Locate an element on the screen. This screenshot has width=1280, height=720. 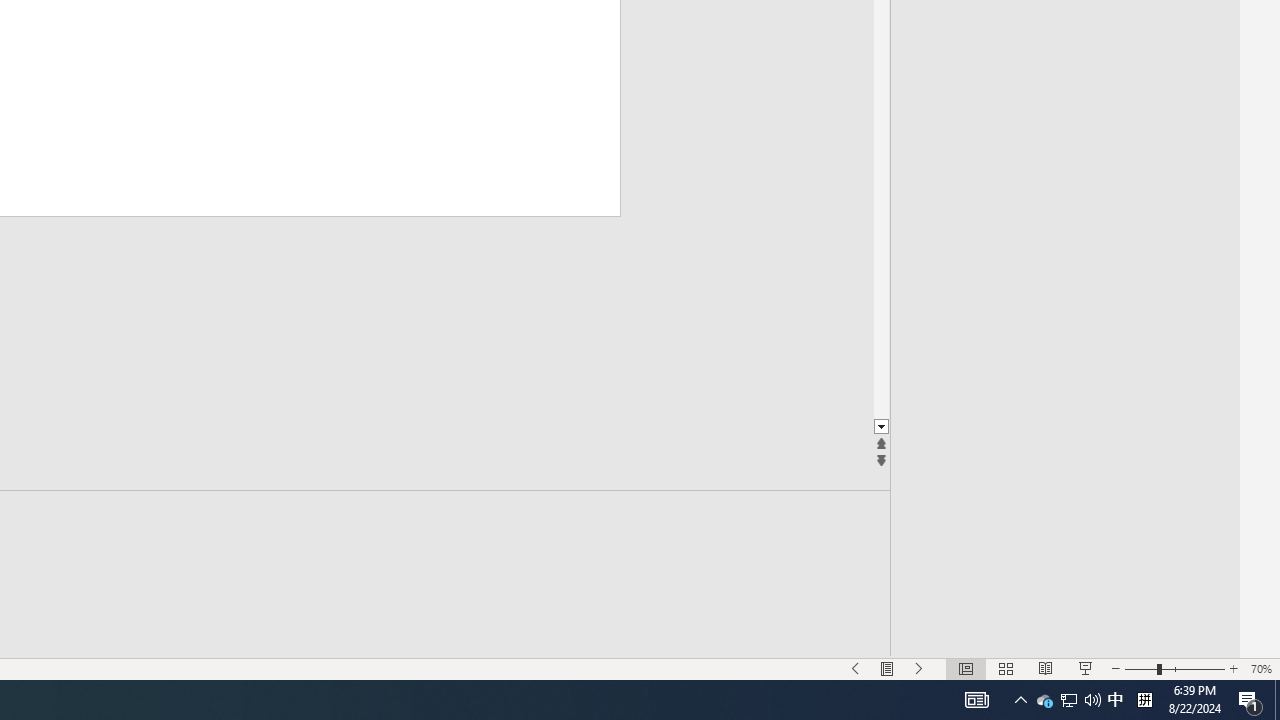
'Reading View' is located at coordinates (1045, 669).